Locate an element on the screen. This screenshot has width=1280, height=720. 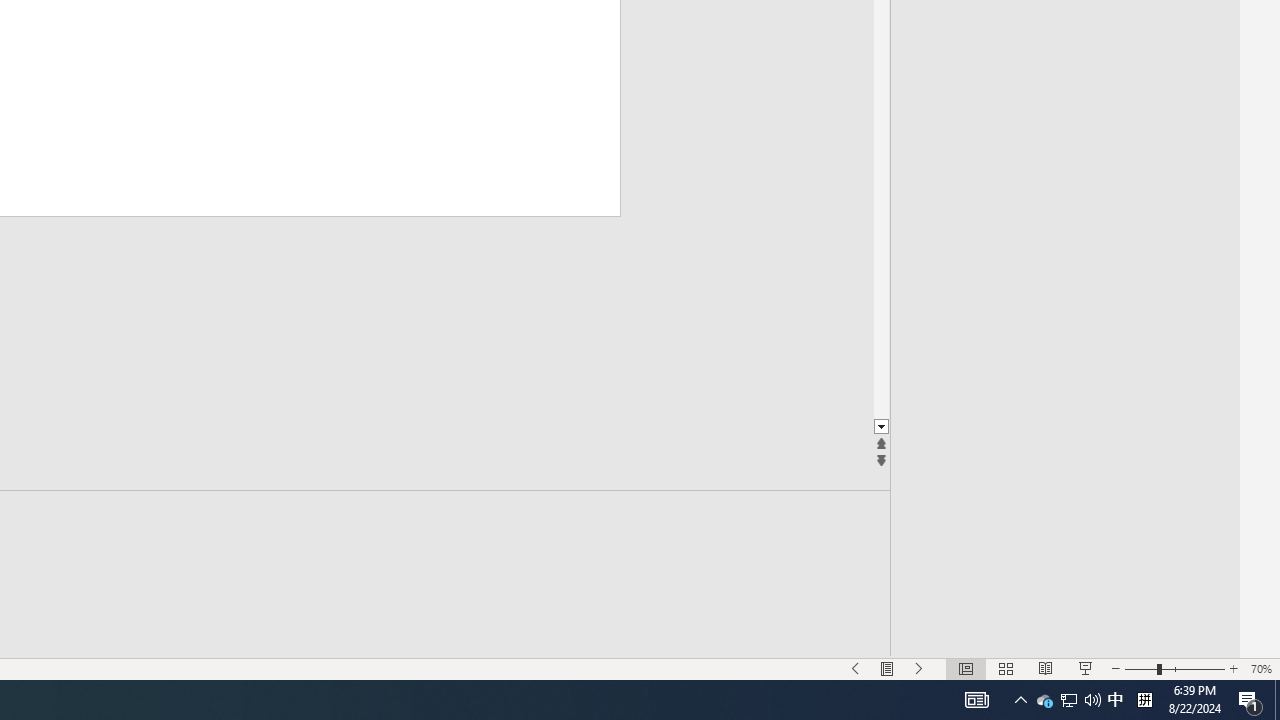
'Reading View' is located at coordinates (1045, 669).